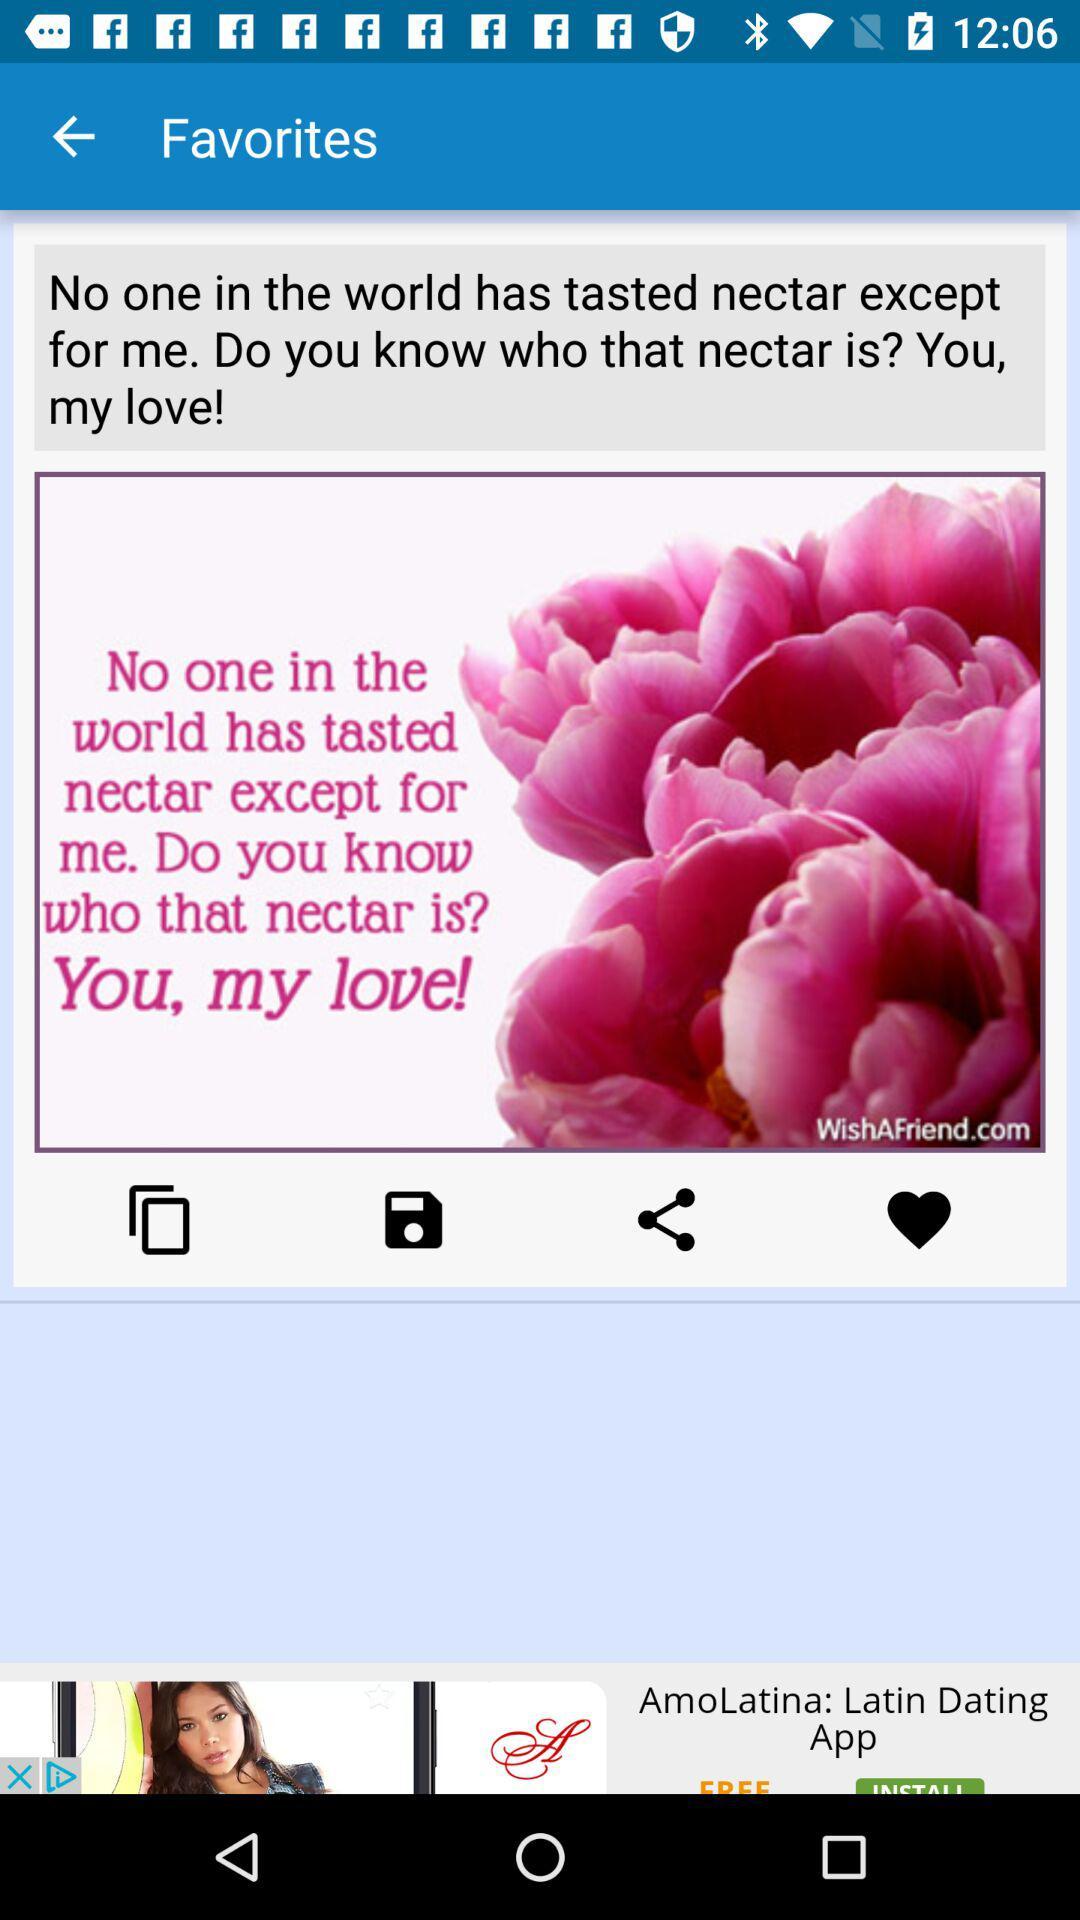  What do you see at coordinates (666, 1218) in the screenshot?
I see `share` at bounding box center [666, 1218].